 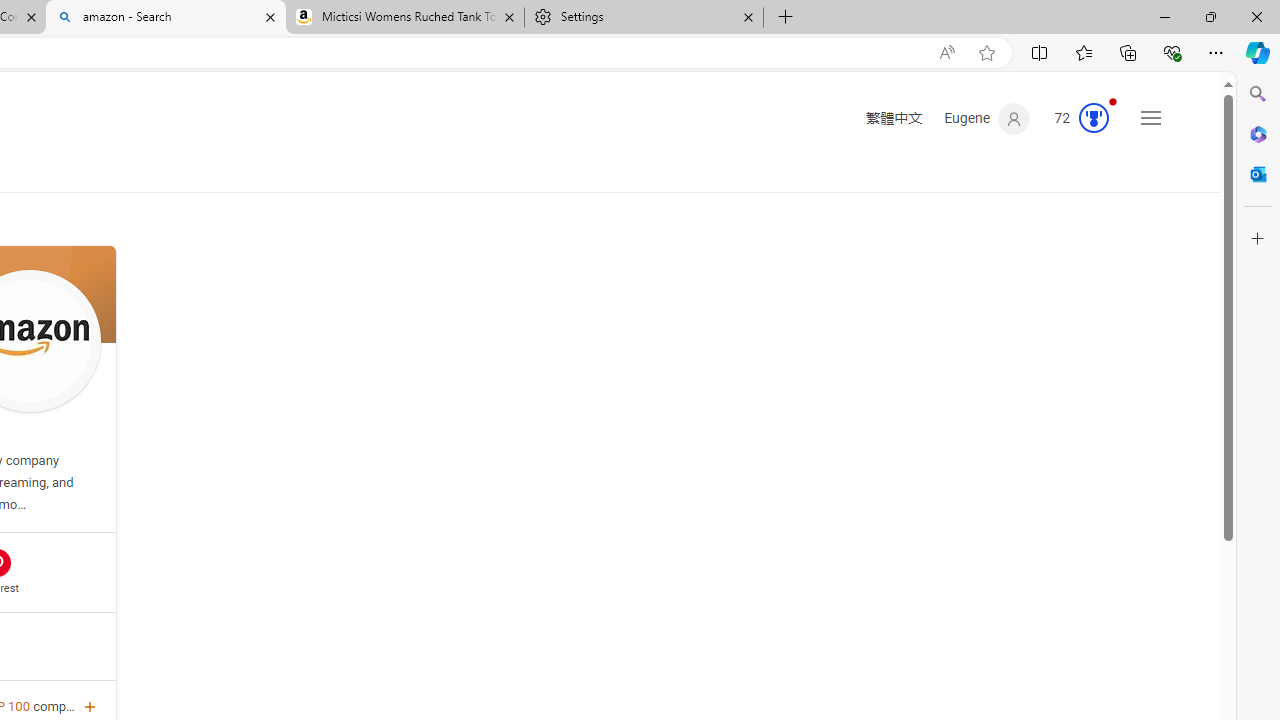 What do you see at coordinates (1111, 101) in the screenshot?
I see `'Animation'` at bounding box center [1111, 101].